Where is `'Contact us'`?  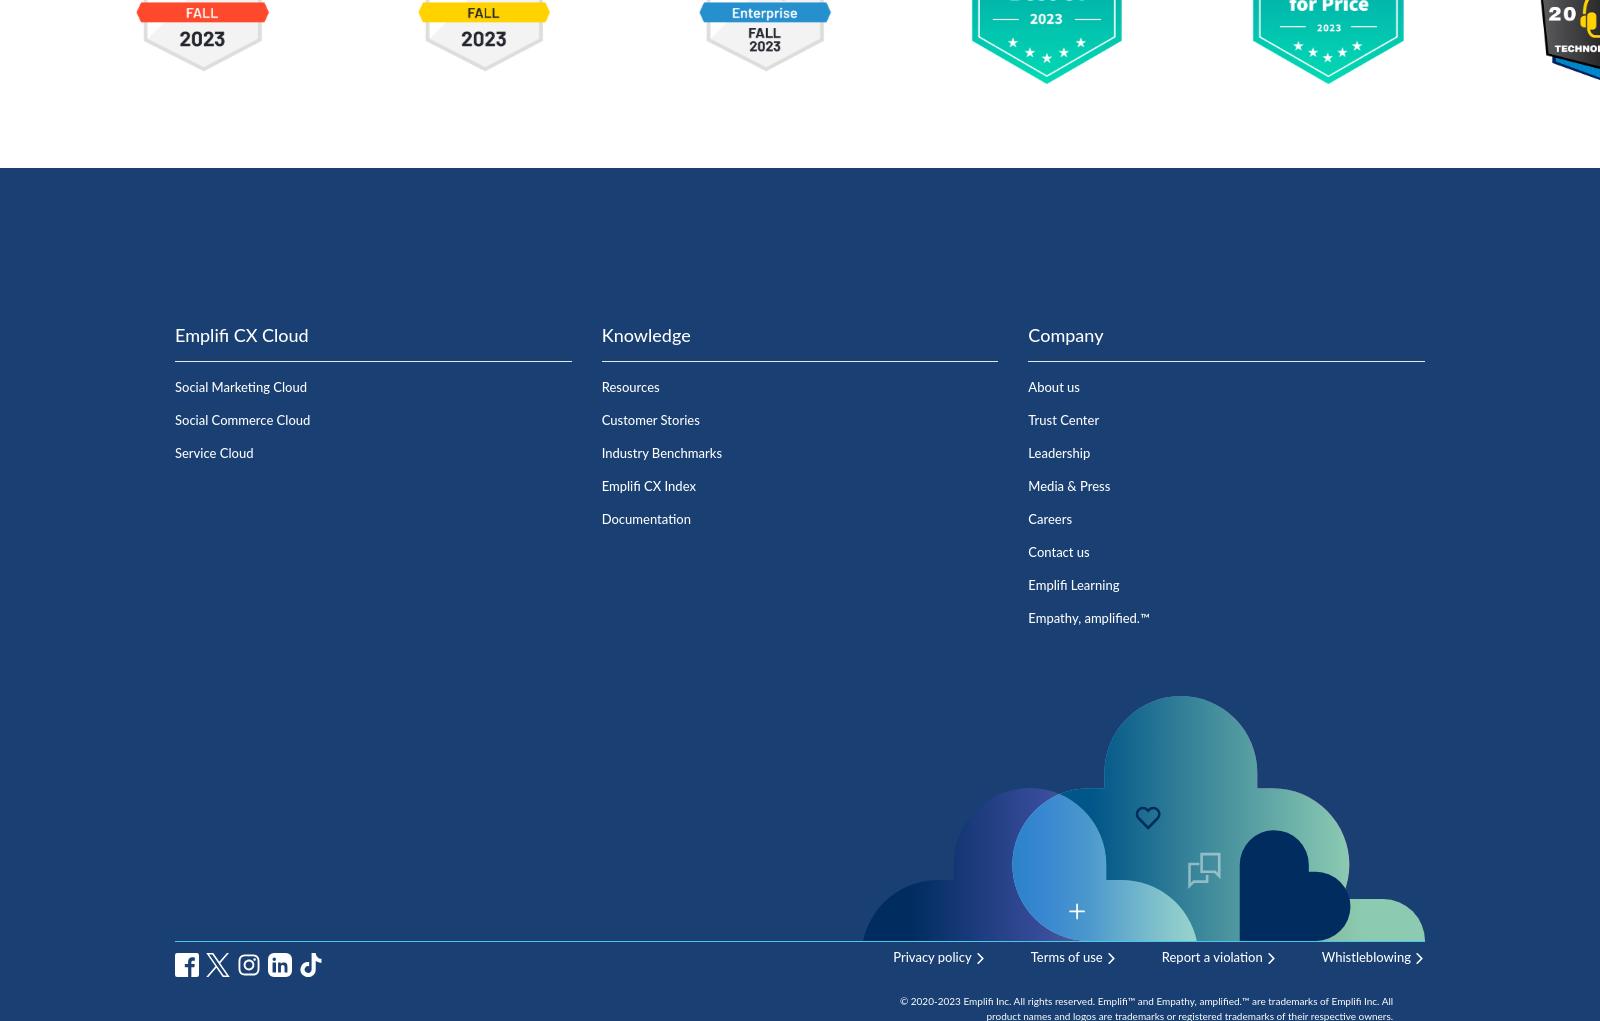
'Contact us' is located at coordinates (1058, 551).